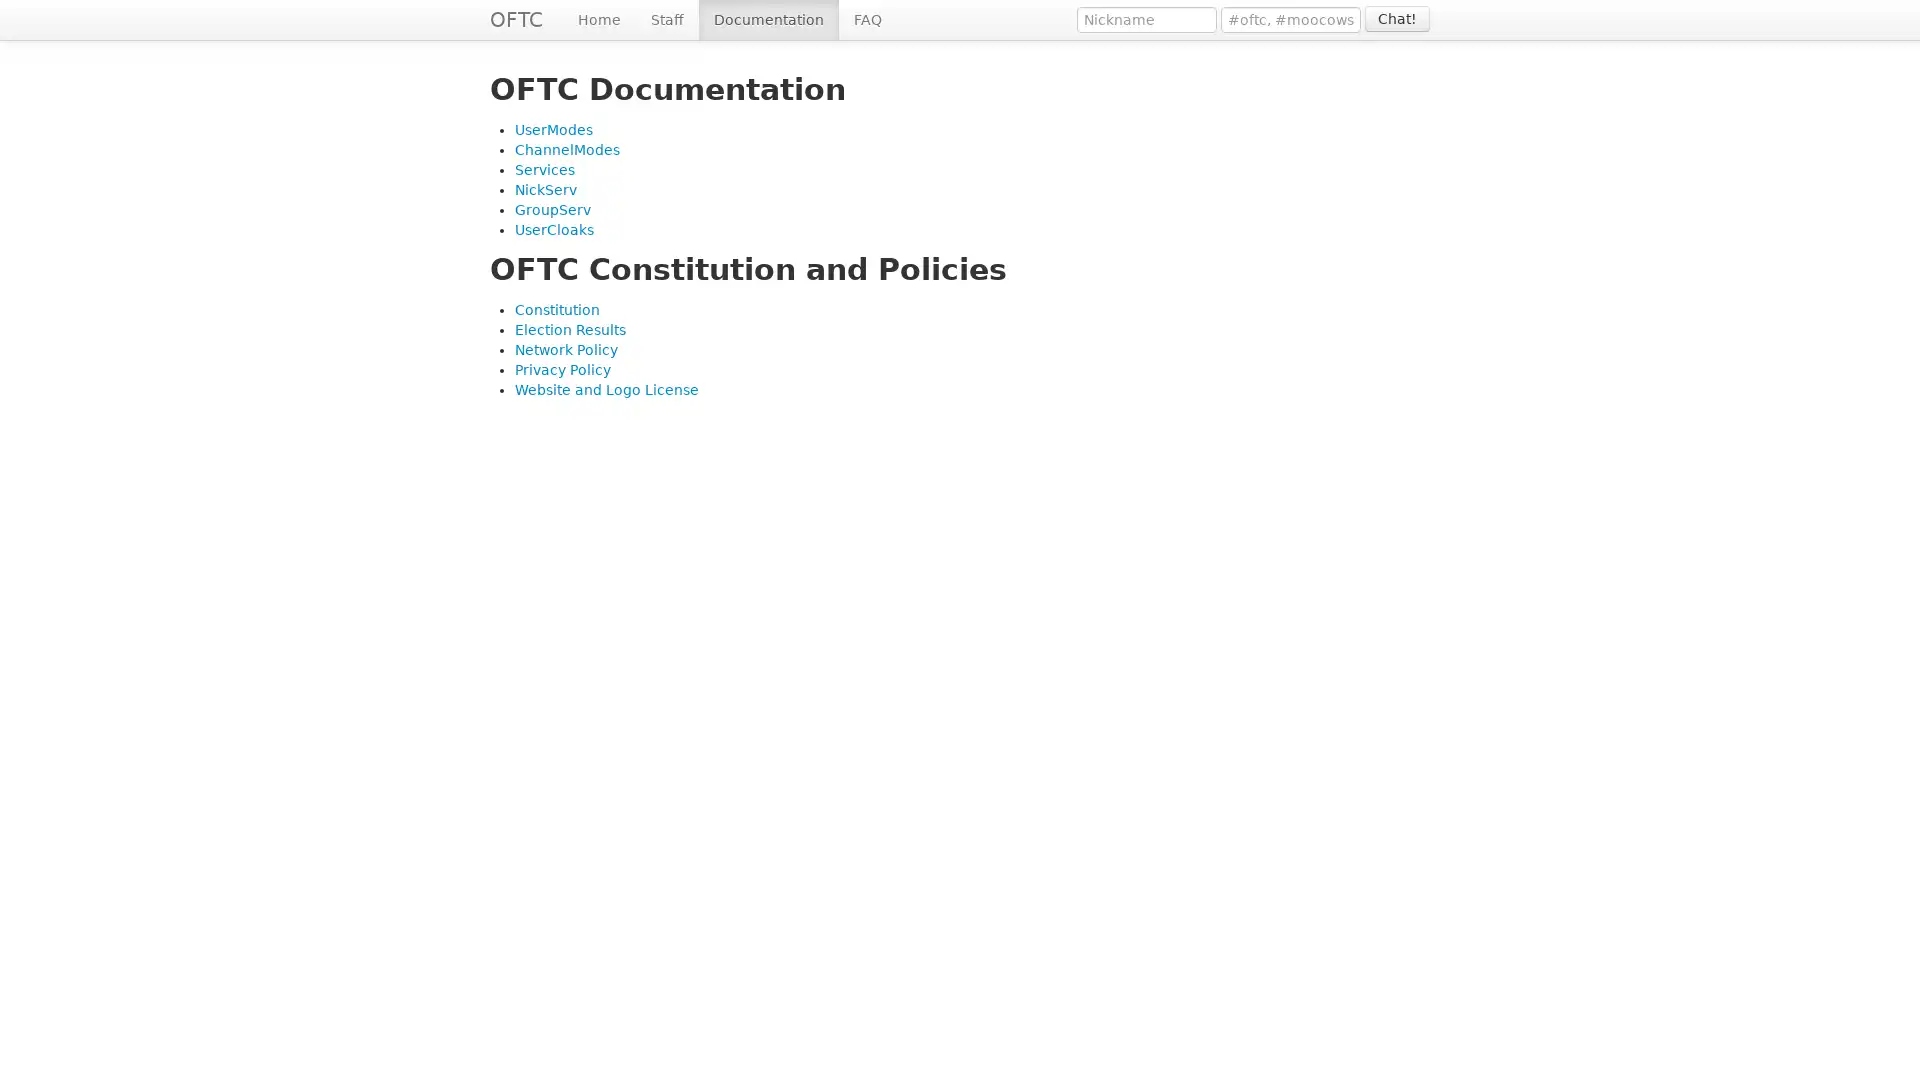 The image size is (1920, 1080). Describe the element at coordinates (1396, 19) in the screenshot. I see `Chat!` at that location.